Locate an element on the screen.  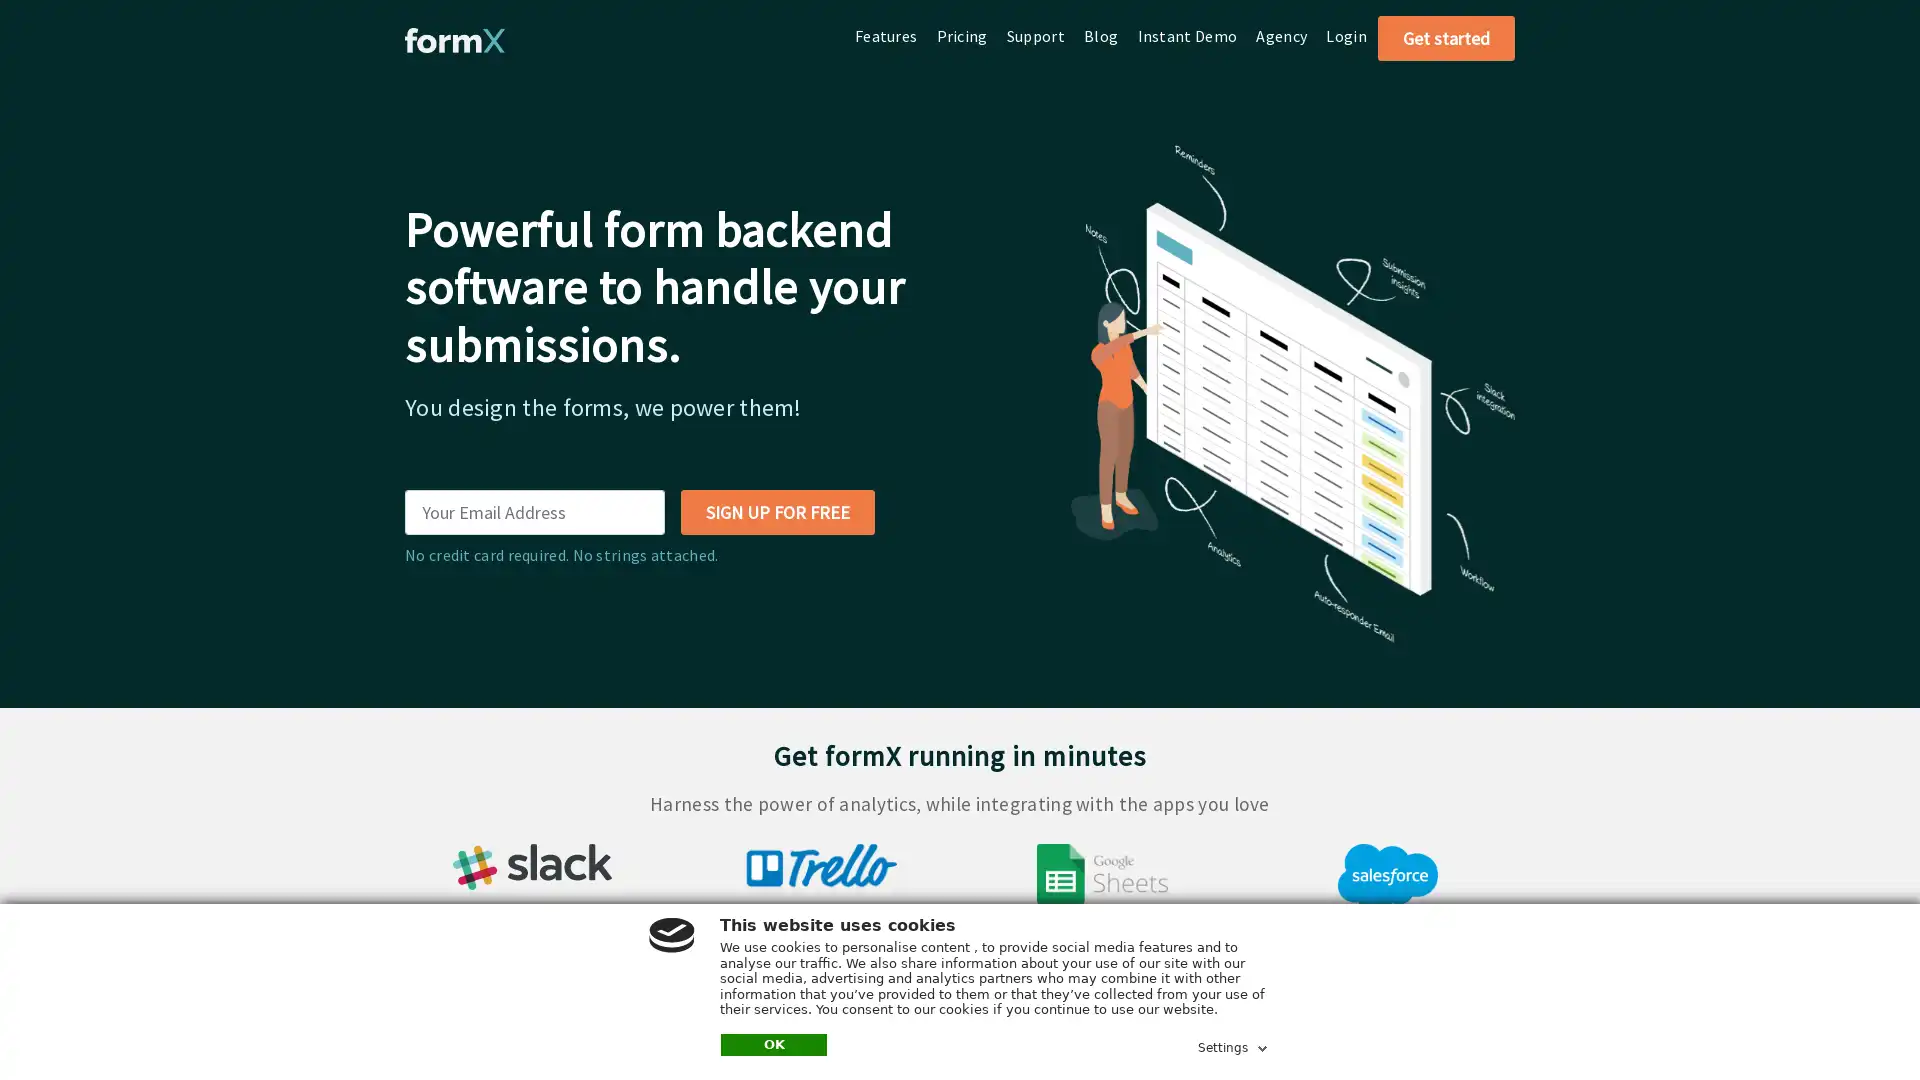
Get started is located at coordinates (1446, 38).